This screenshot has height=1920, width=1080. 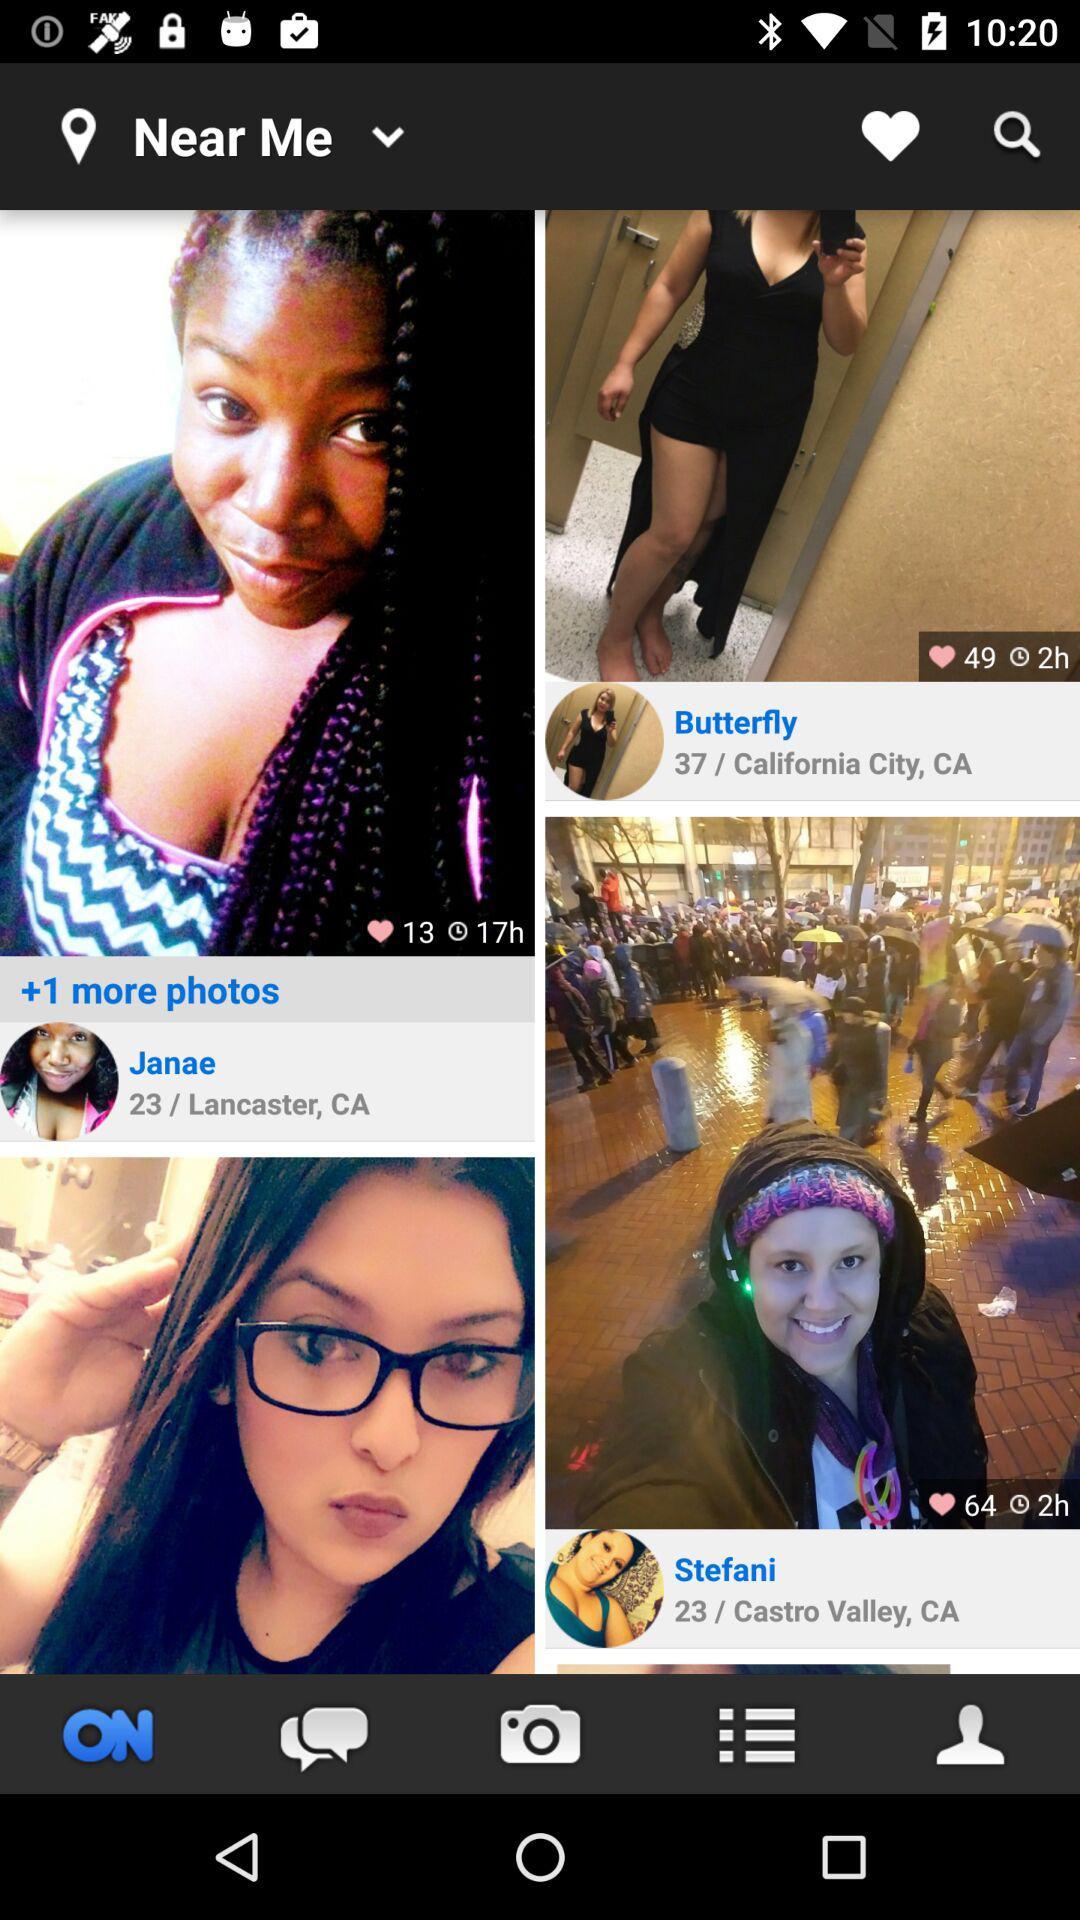 What do you see at coordinates (171, 1060) in the screenshot?
I see `icon below +1 more photos` at bounding box center [171, 1060].